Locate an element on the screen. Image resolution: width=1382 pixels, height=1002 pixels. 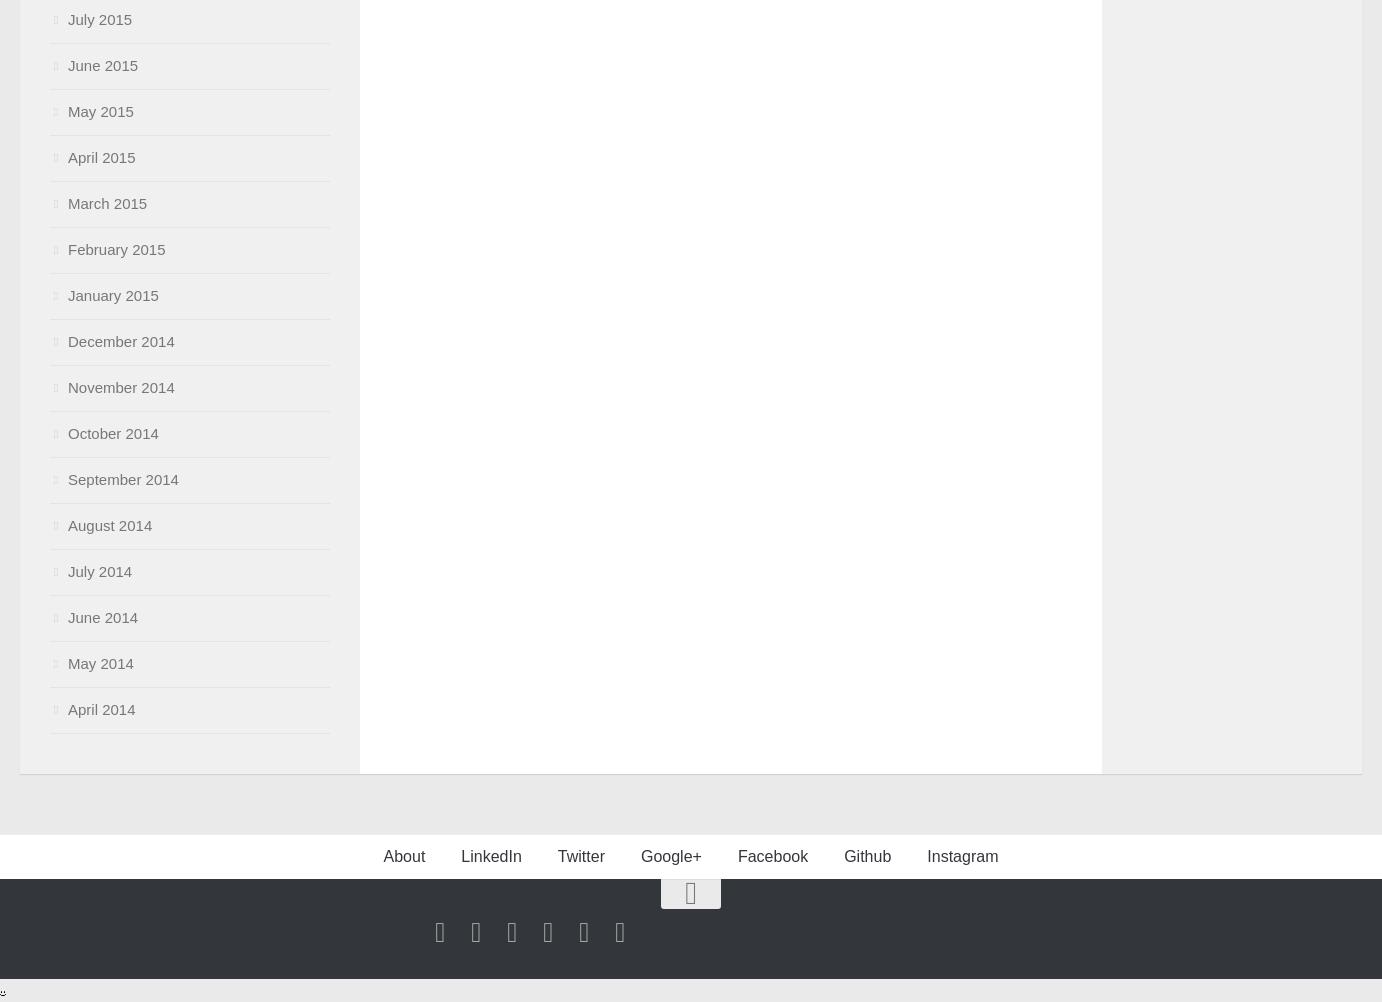
'July 2014' is located at coordinates (100, 571).